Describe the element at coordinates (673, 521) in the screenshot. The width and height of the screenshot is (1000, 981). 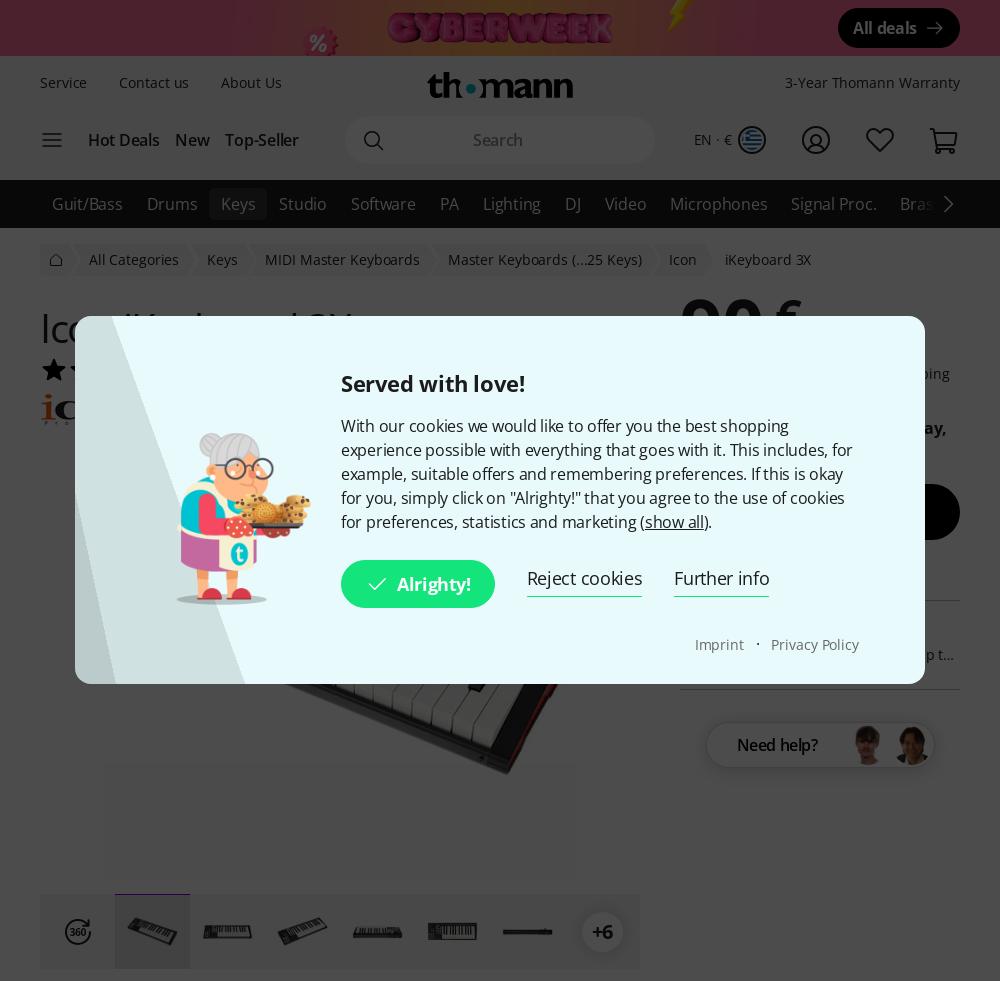
I see `'show all'` at that location.